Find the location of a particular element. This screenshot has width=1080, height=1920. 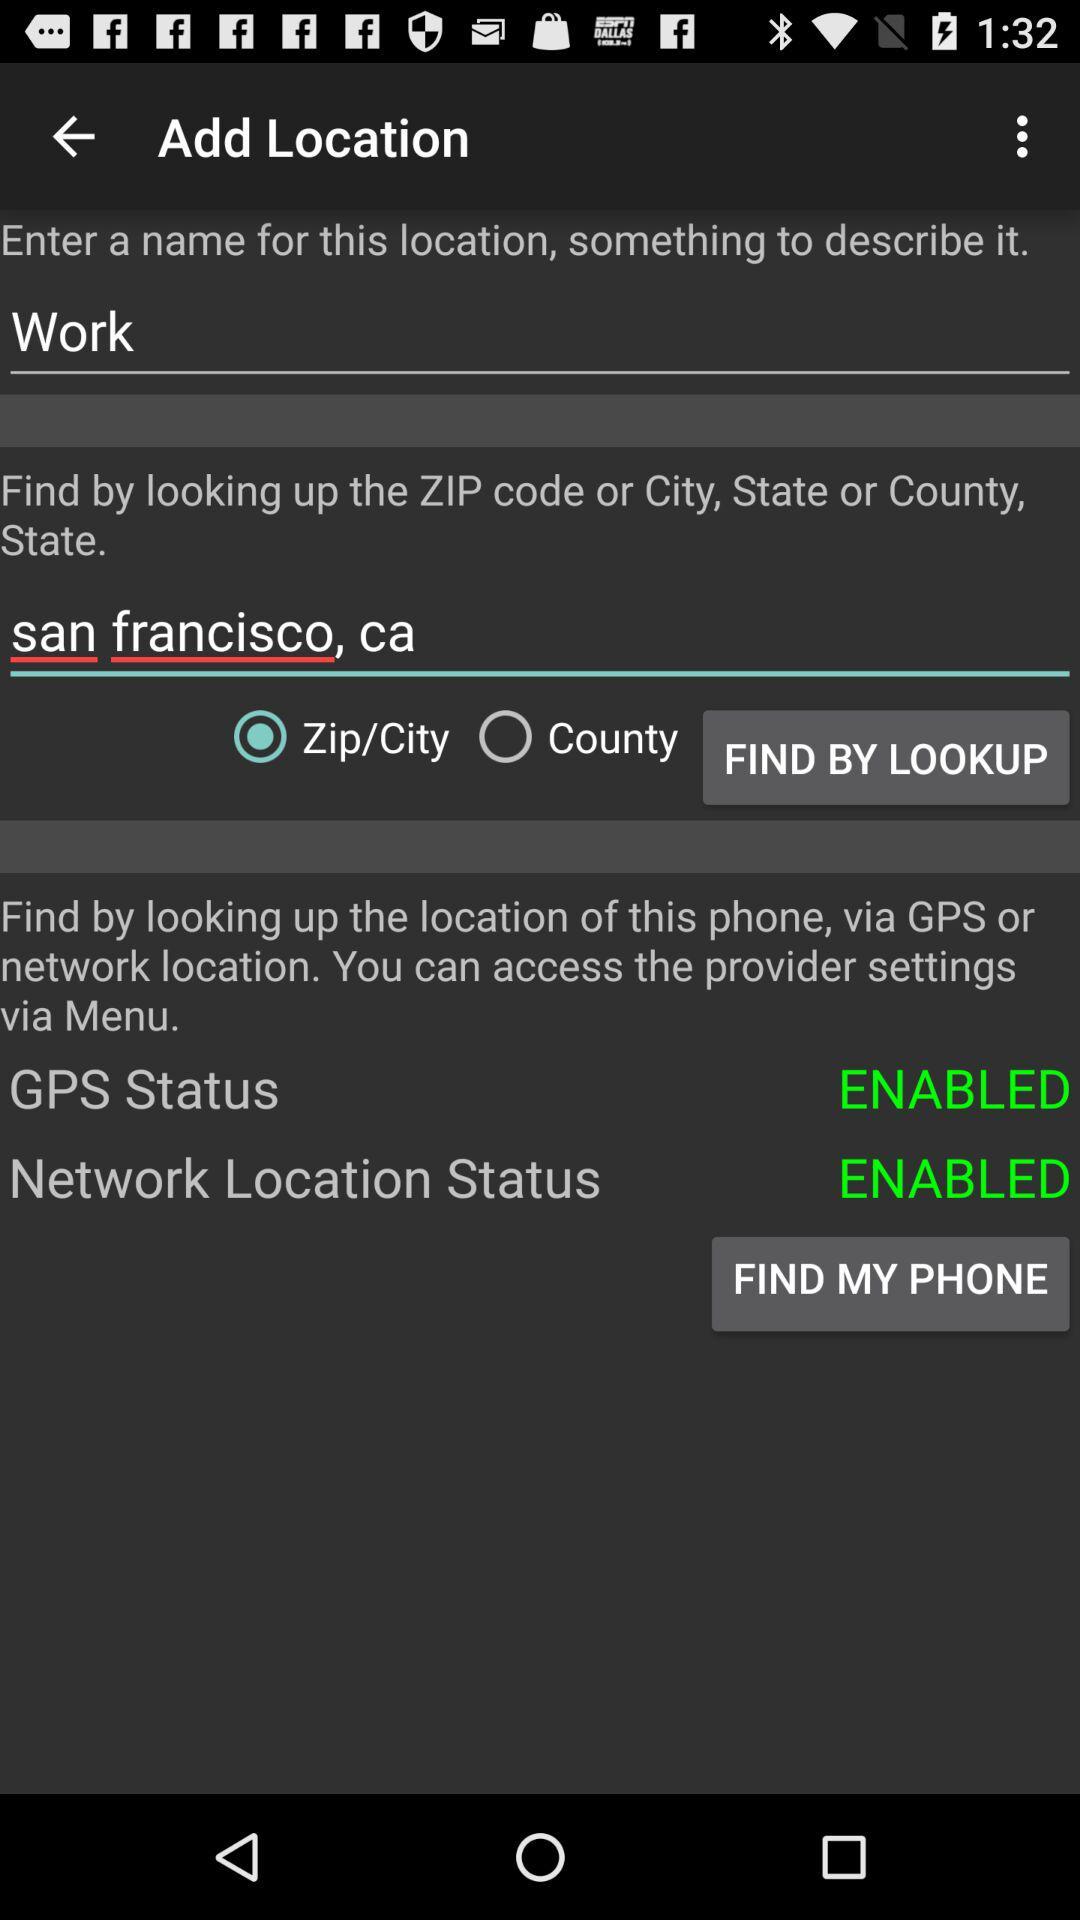

the icon at the top right corner is located at coordinates (1027, 135).